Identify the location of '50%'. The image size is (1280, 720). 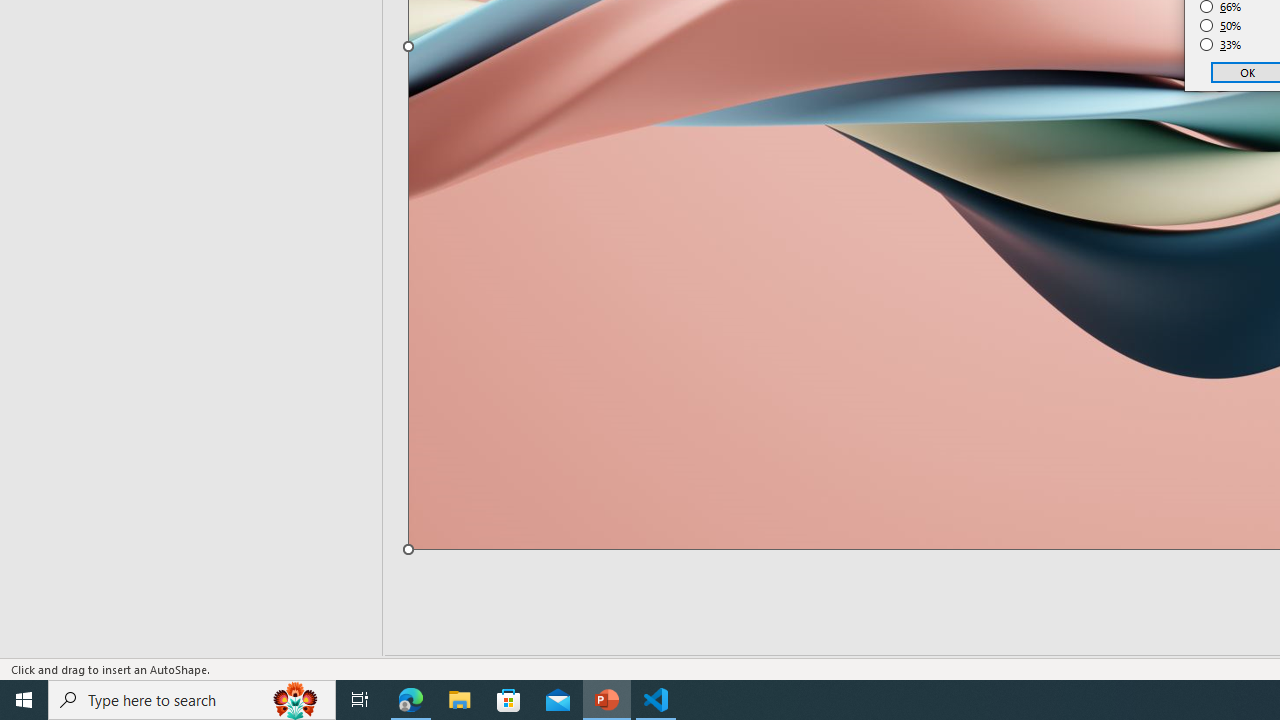
(1220, 25).